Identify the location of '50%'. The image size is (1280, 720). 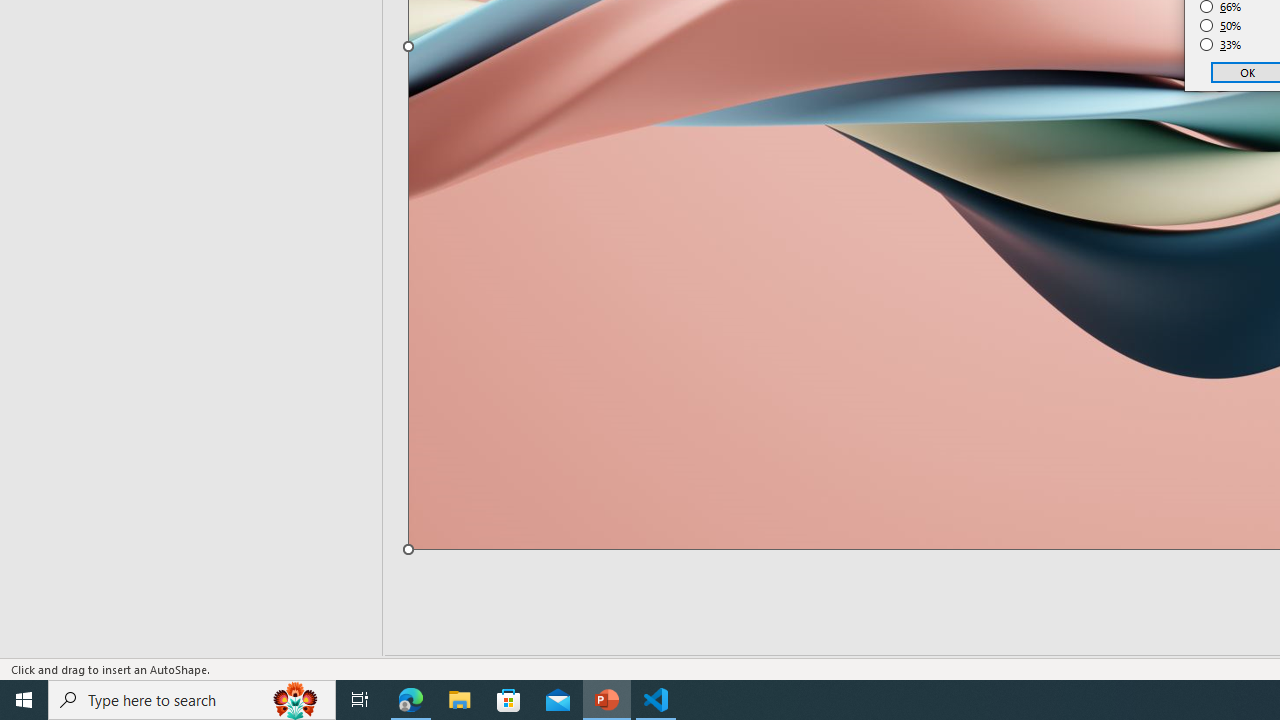
(1220, 25).